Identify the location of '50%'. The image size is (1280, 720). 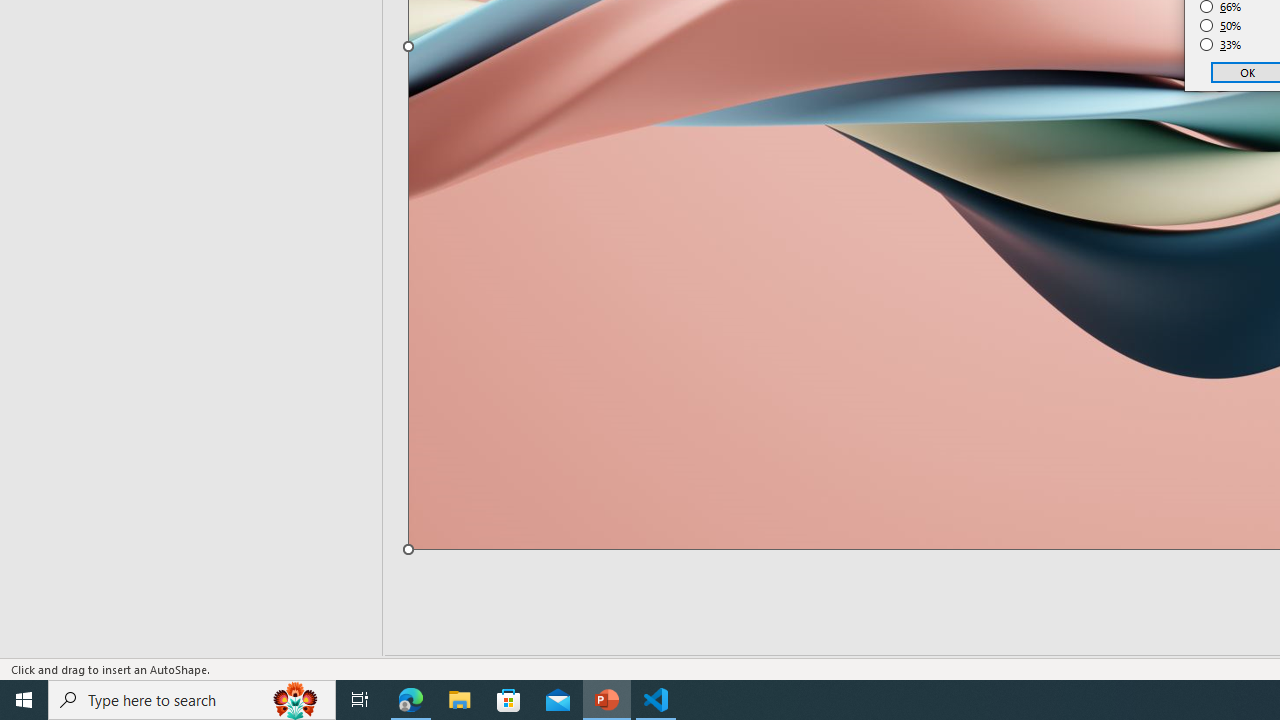
(1220, 25).